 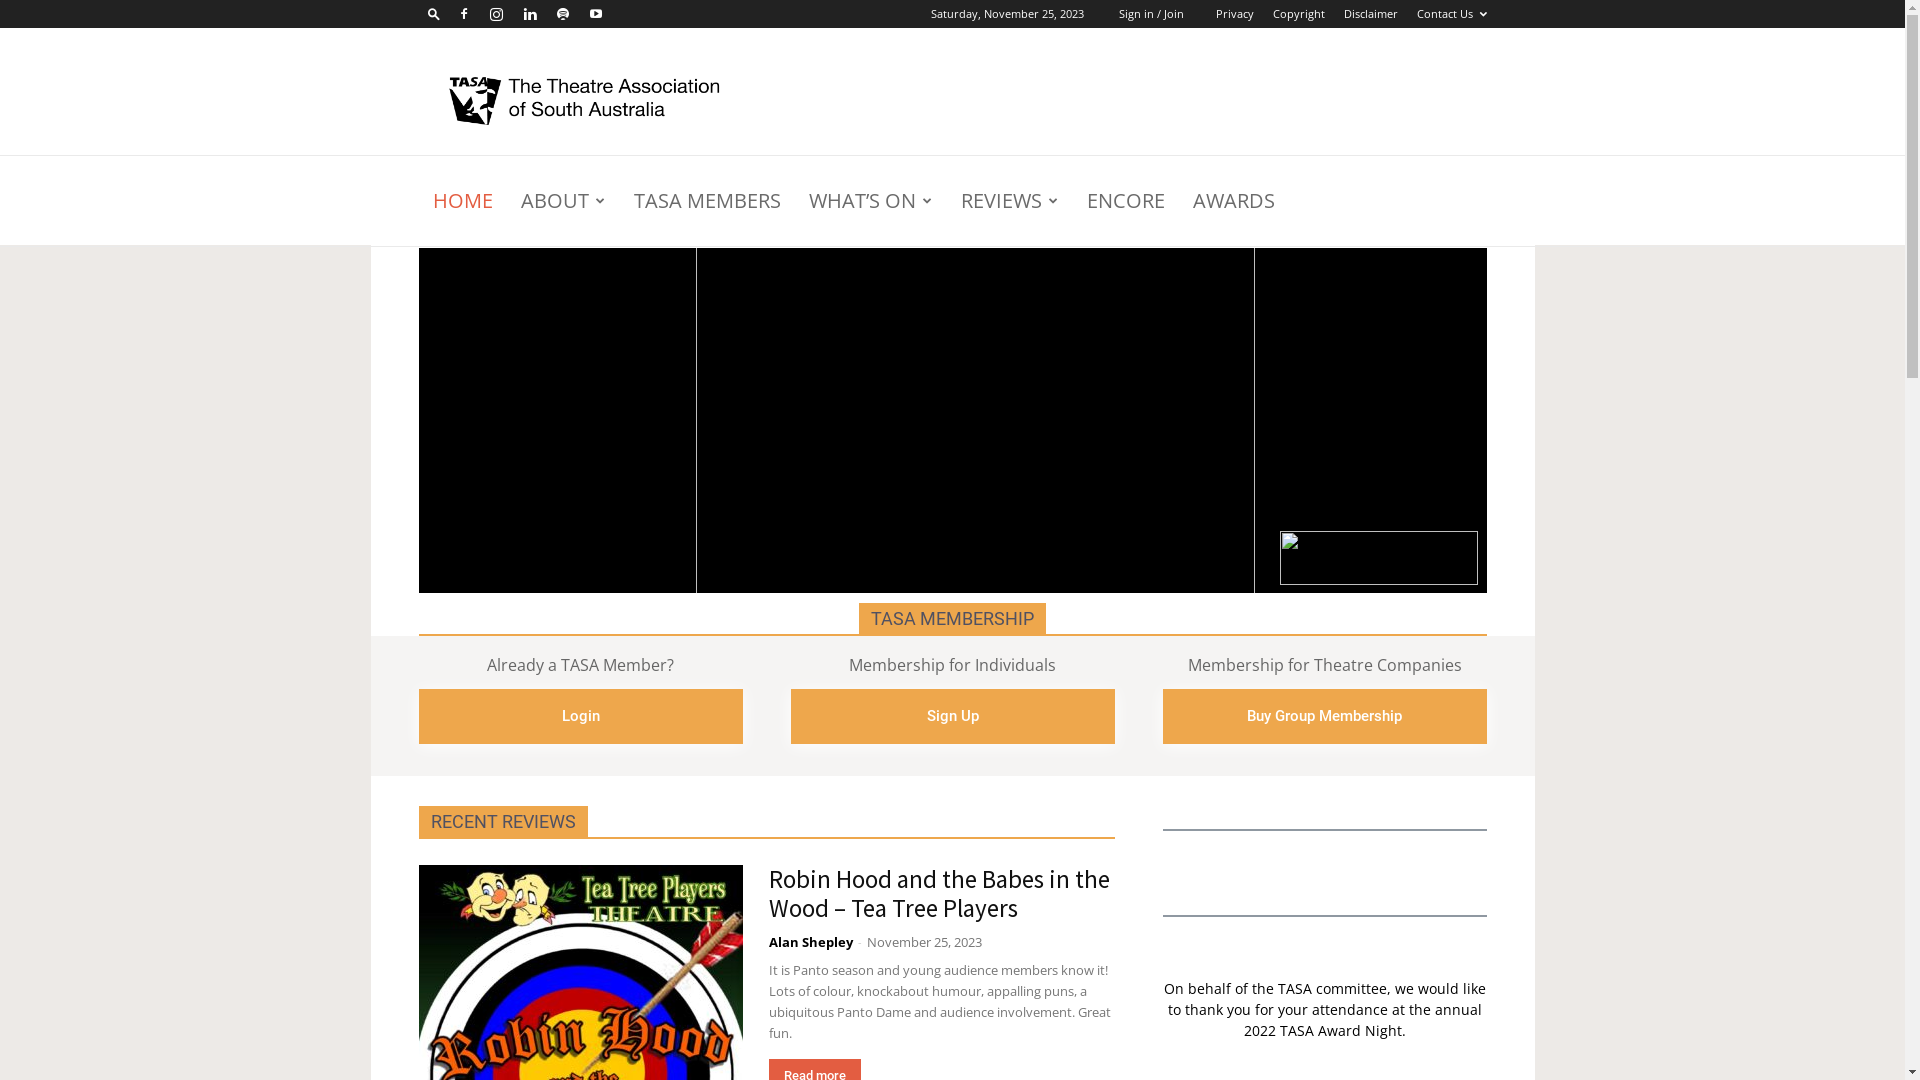 I want to click on 'TASA was established in 1985', so click(x=587, y=101).